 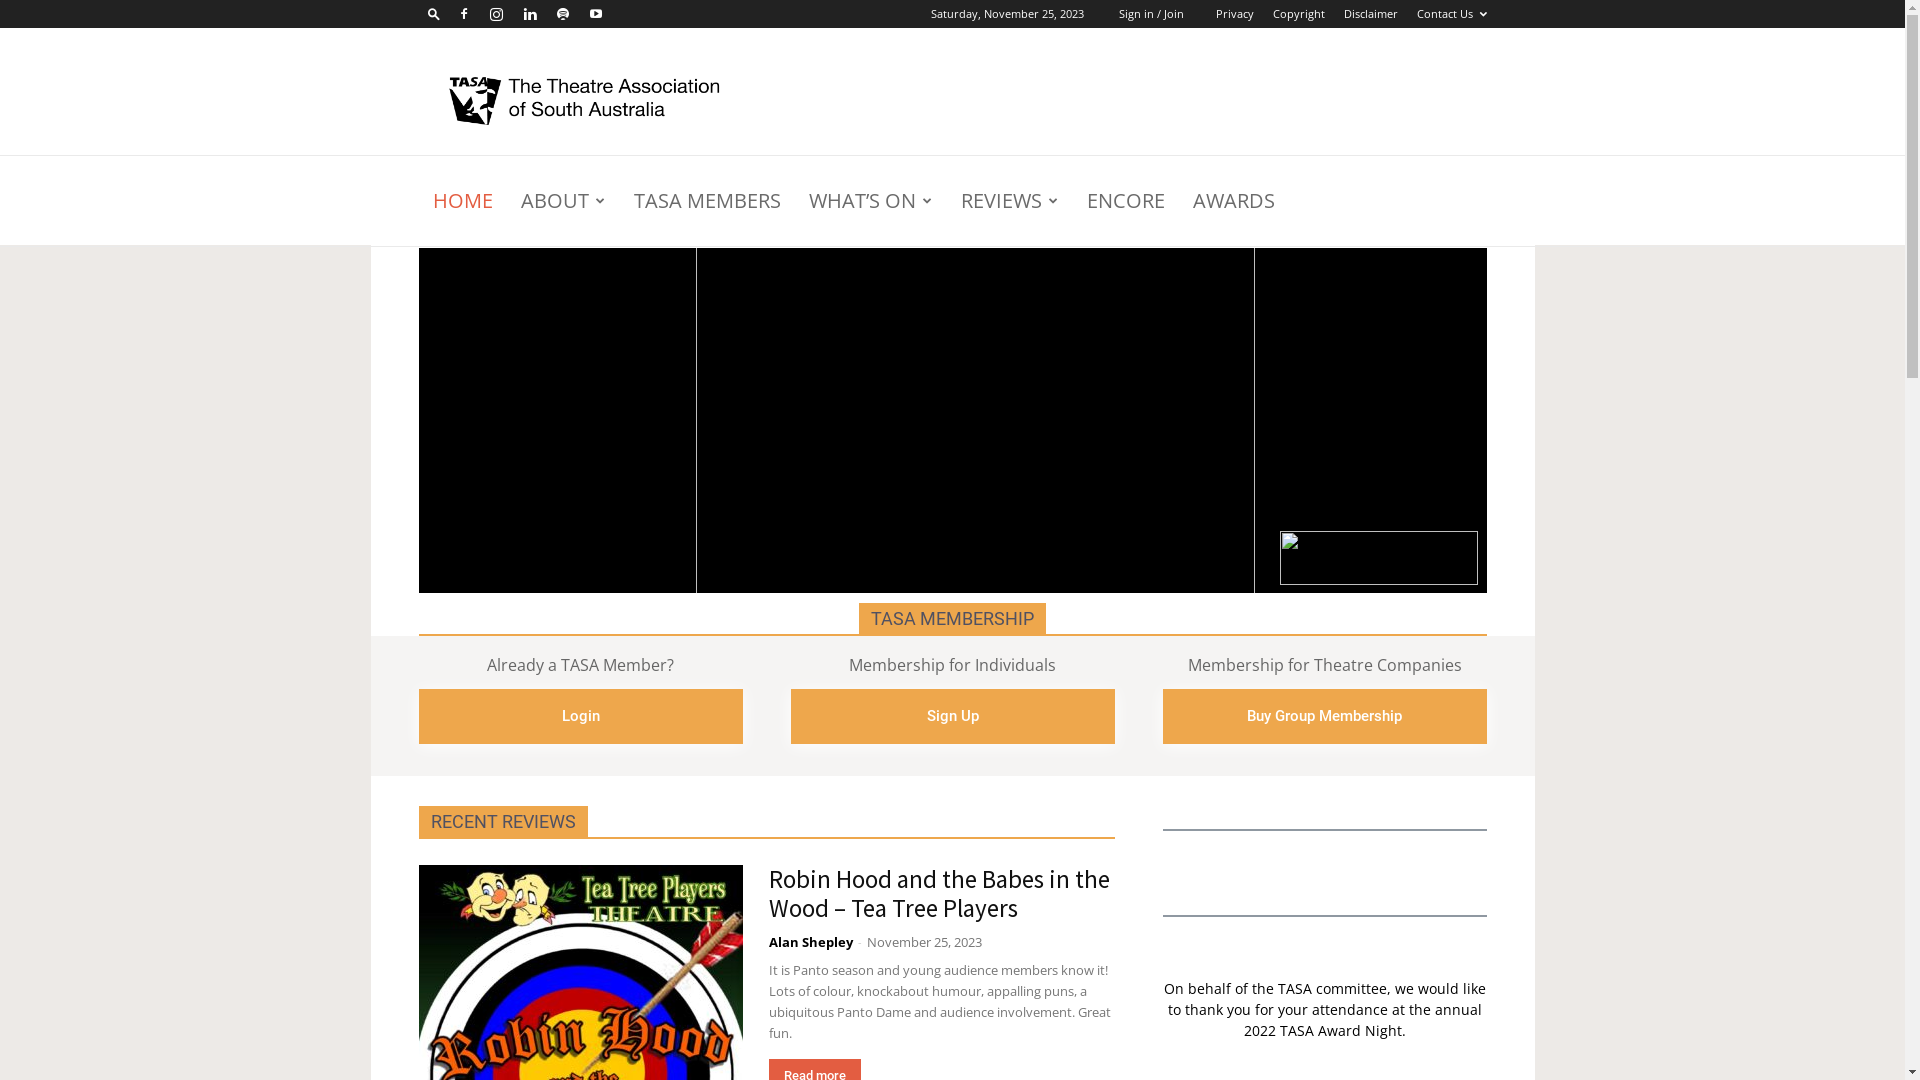 I want to click on 'TASA was established in 1985', so click(x=587, y=101).